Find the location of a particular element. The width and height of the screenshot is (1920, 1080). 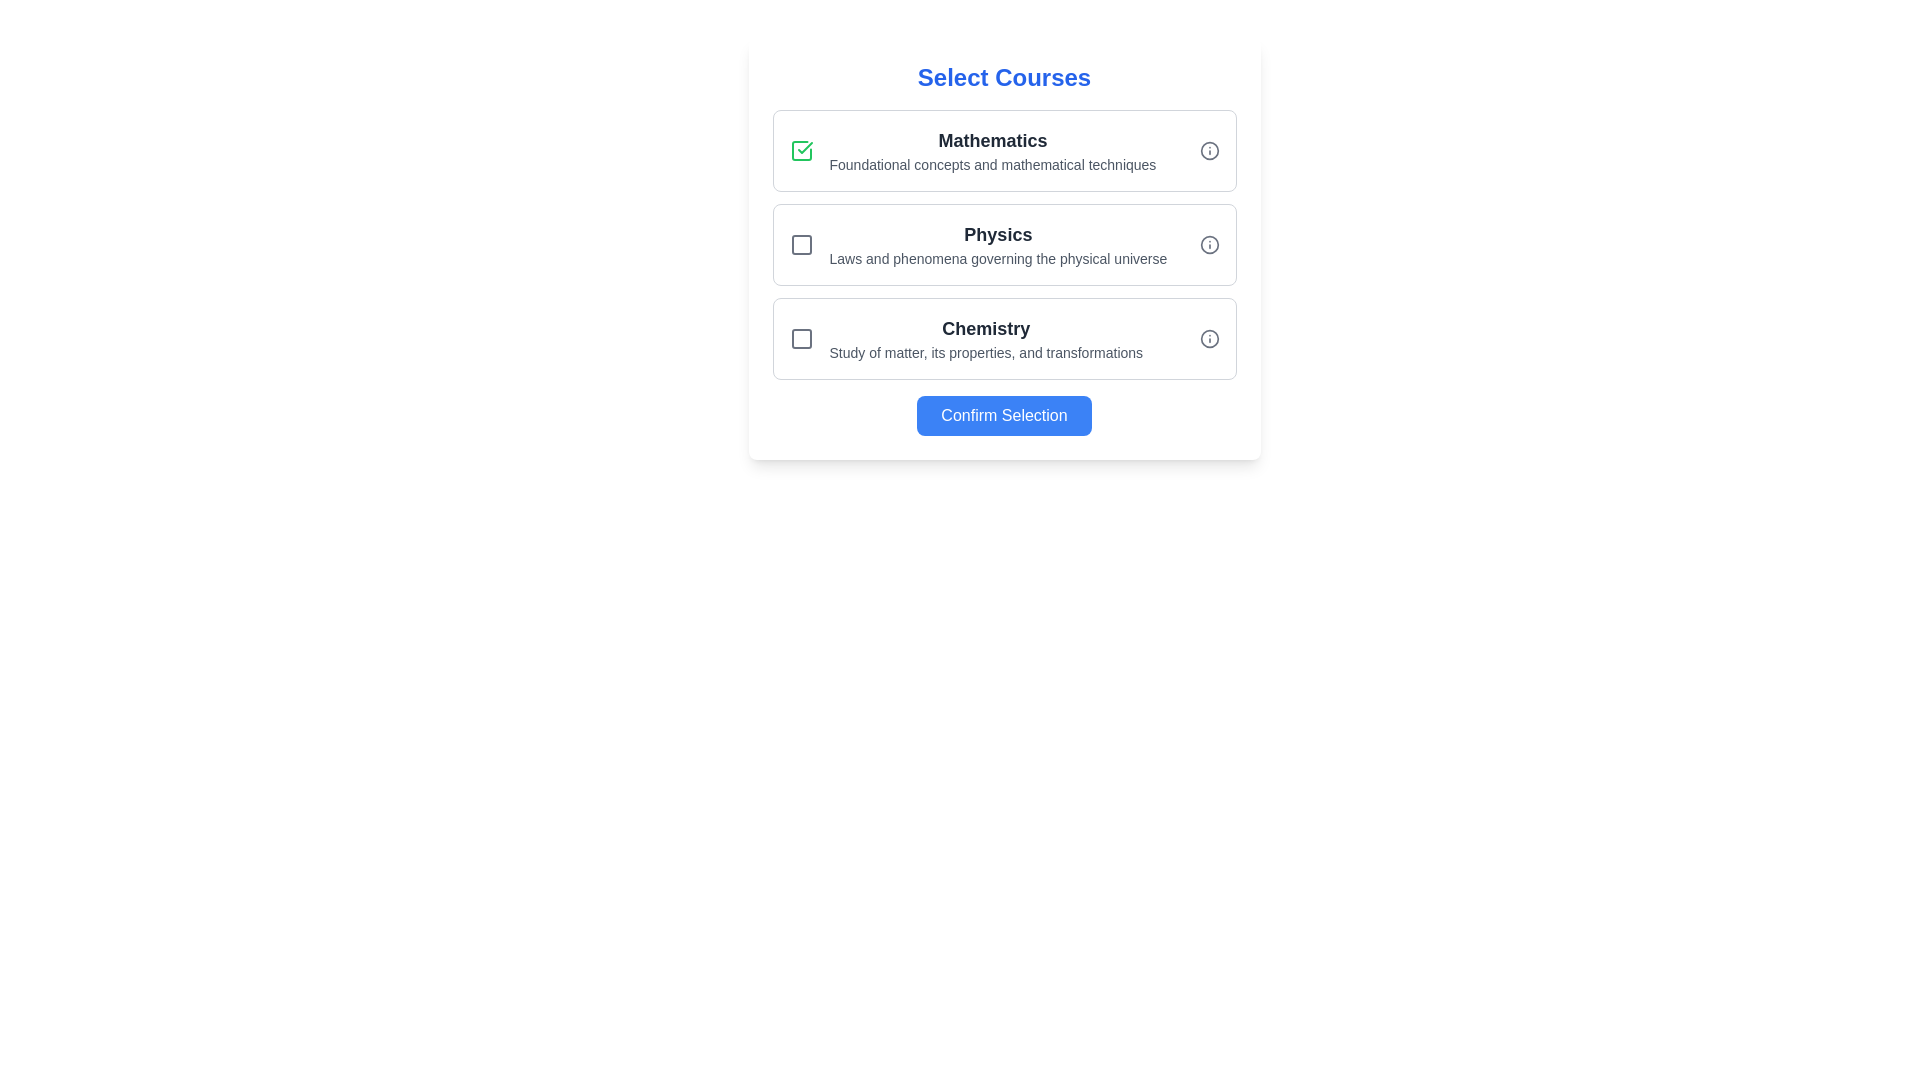

the static text label that provides supplementary information about the course titled 'Study of matter, its properties, and transformations', located below the 'Chemistry' header is located at coordinates (986, 352).